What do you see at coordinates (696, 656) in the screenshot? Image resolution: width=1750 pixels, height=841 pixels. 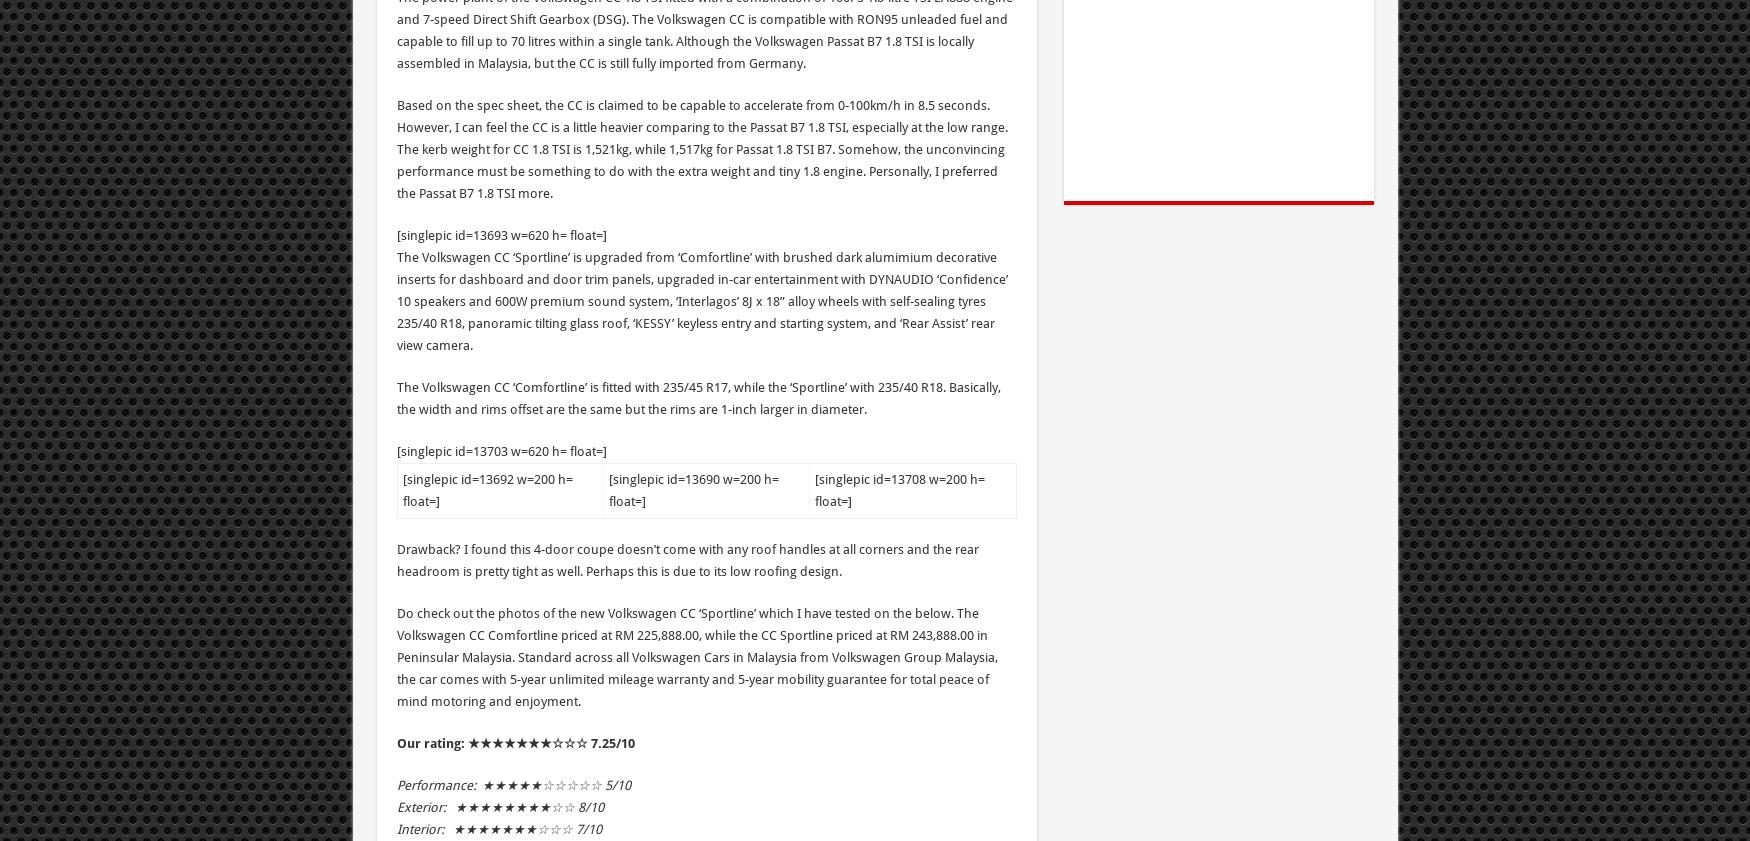 I see `'Do check out the photos of the new Volkswagen CC ‘Sportline’ which I have tested on the below. The Volkswagen CC Comfortline priced at RM 225,888.00, while the CC Sportline priced at RM 243,888.00 in Peninsular Malaysia. Standard across all Volkswagen Cars in Malaysia from Volkswagen Group Malaysia, the car comes with 5-year unlimited mileage warranty and 5-year mobility guarantee for total peace of mind motoring and enjoyment.'` at bounding box center [696, 656].